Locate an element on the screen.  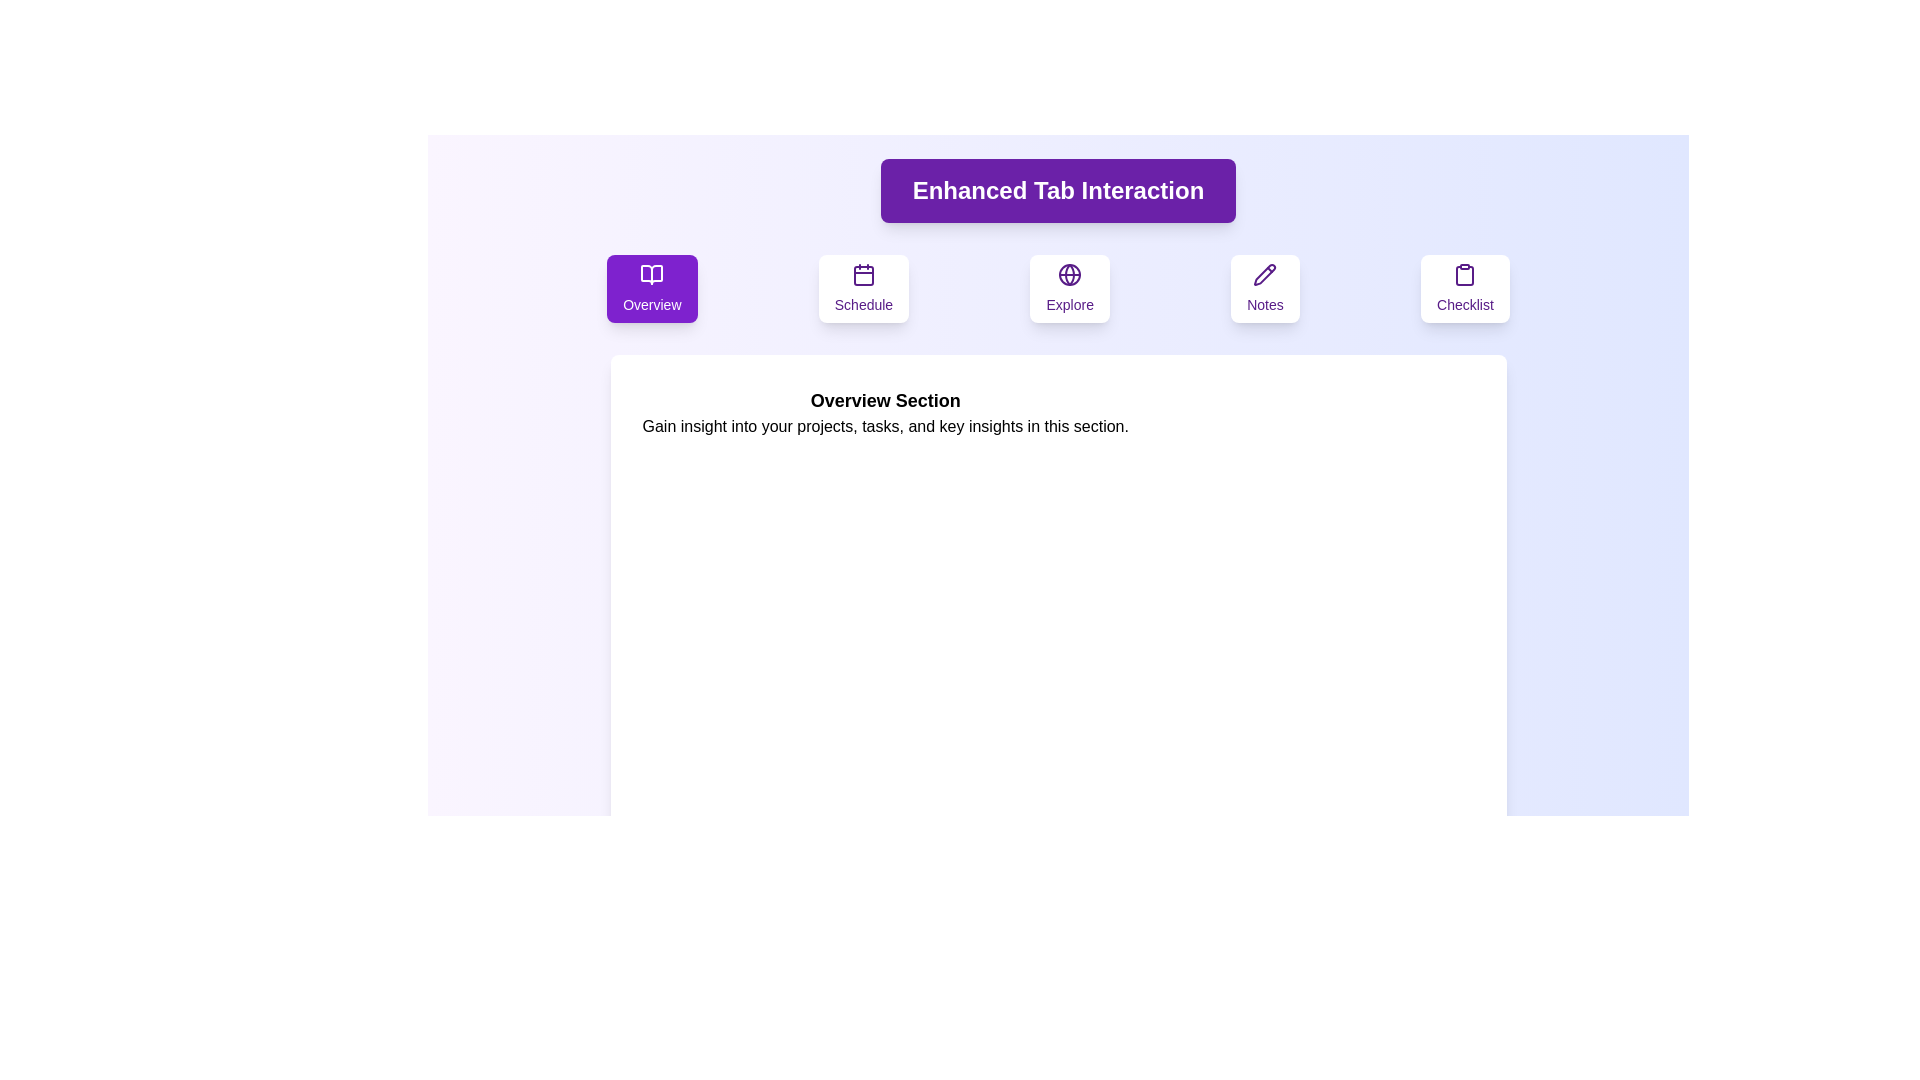
the 'Explore' section of the Navigation Tab, which is highlighted and located third from the left is located at coordinates (1057, 289).